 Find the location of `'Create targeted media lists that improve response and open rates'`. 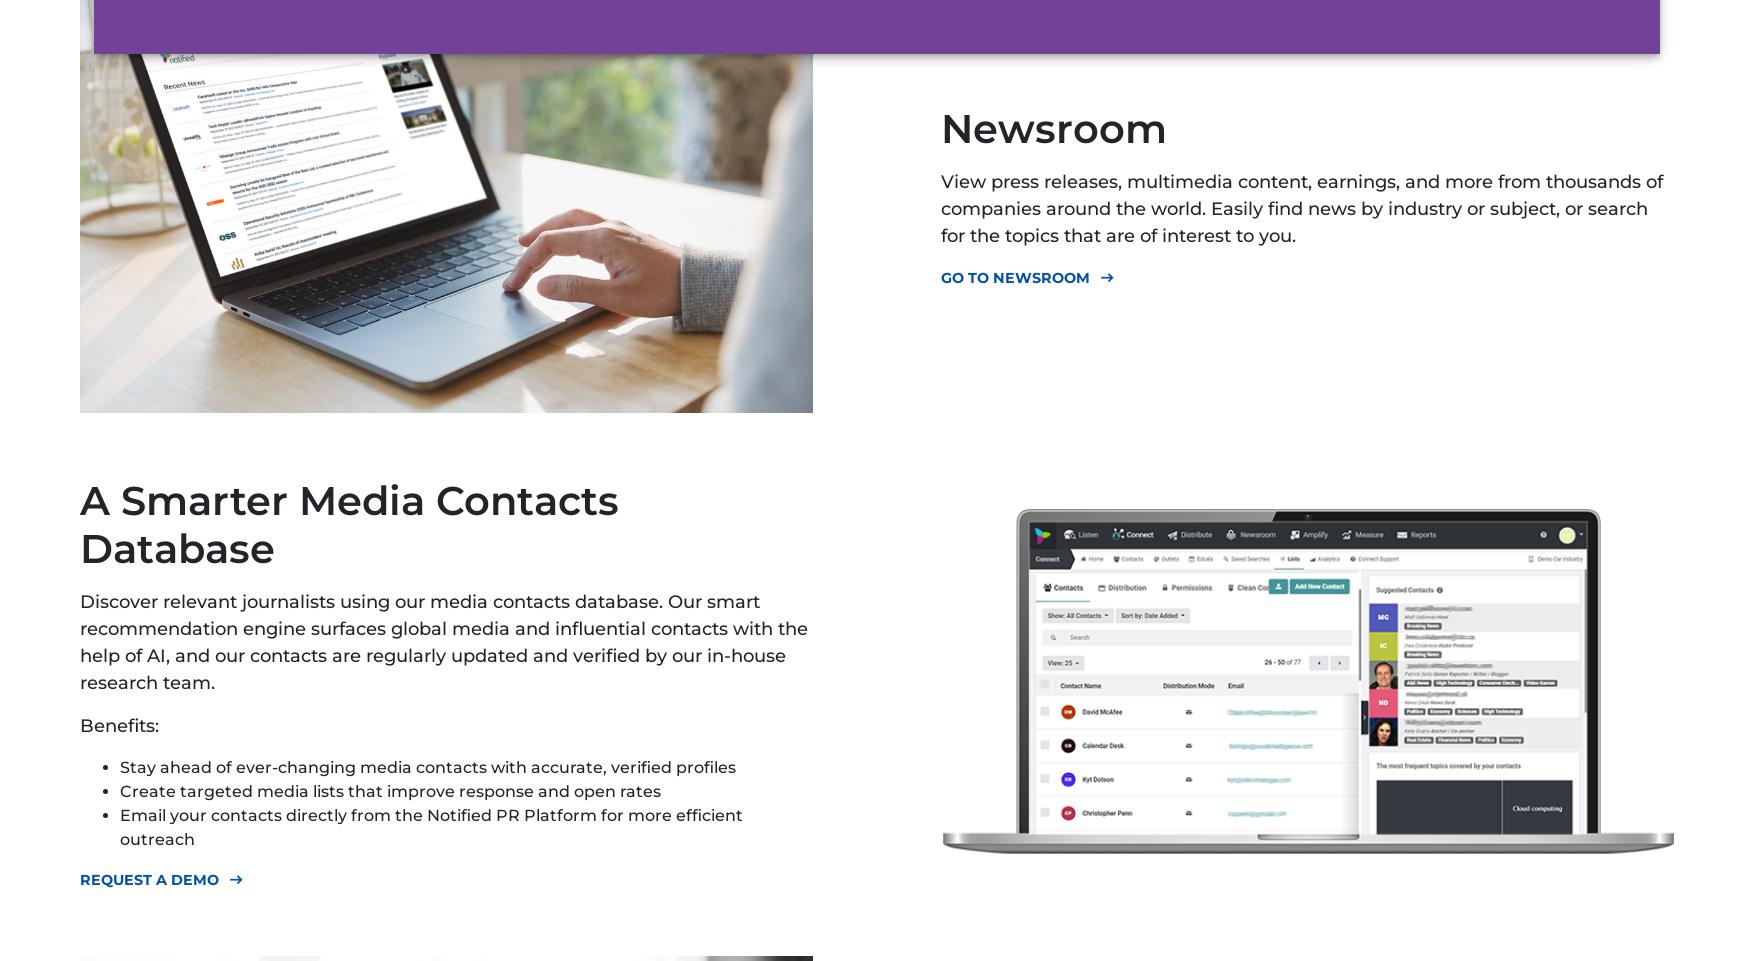

'Create targeted media lists that improve response and open rates' is located at coordinates (390, 790).